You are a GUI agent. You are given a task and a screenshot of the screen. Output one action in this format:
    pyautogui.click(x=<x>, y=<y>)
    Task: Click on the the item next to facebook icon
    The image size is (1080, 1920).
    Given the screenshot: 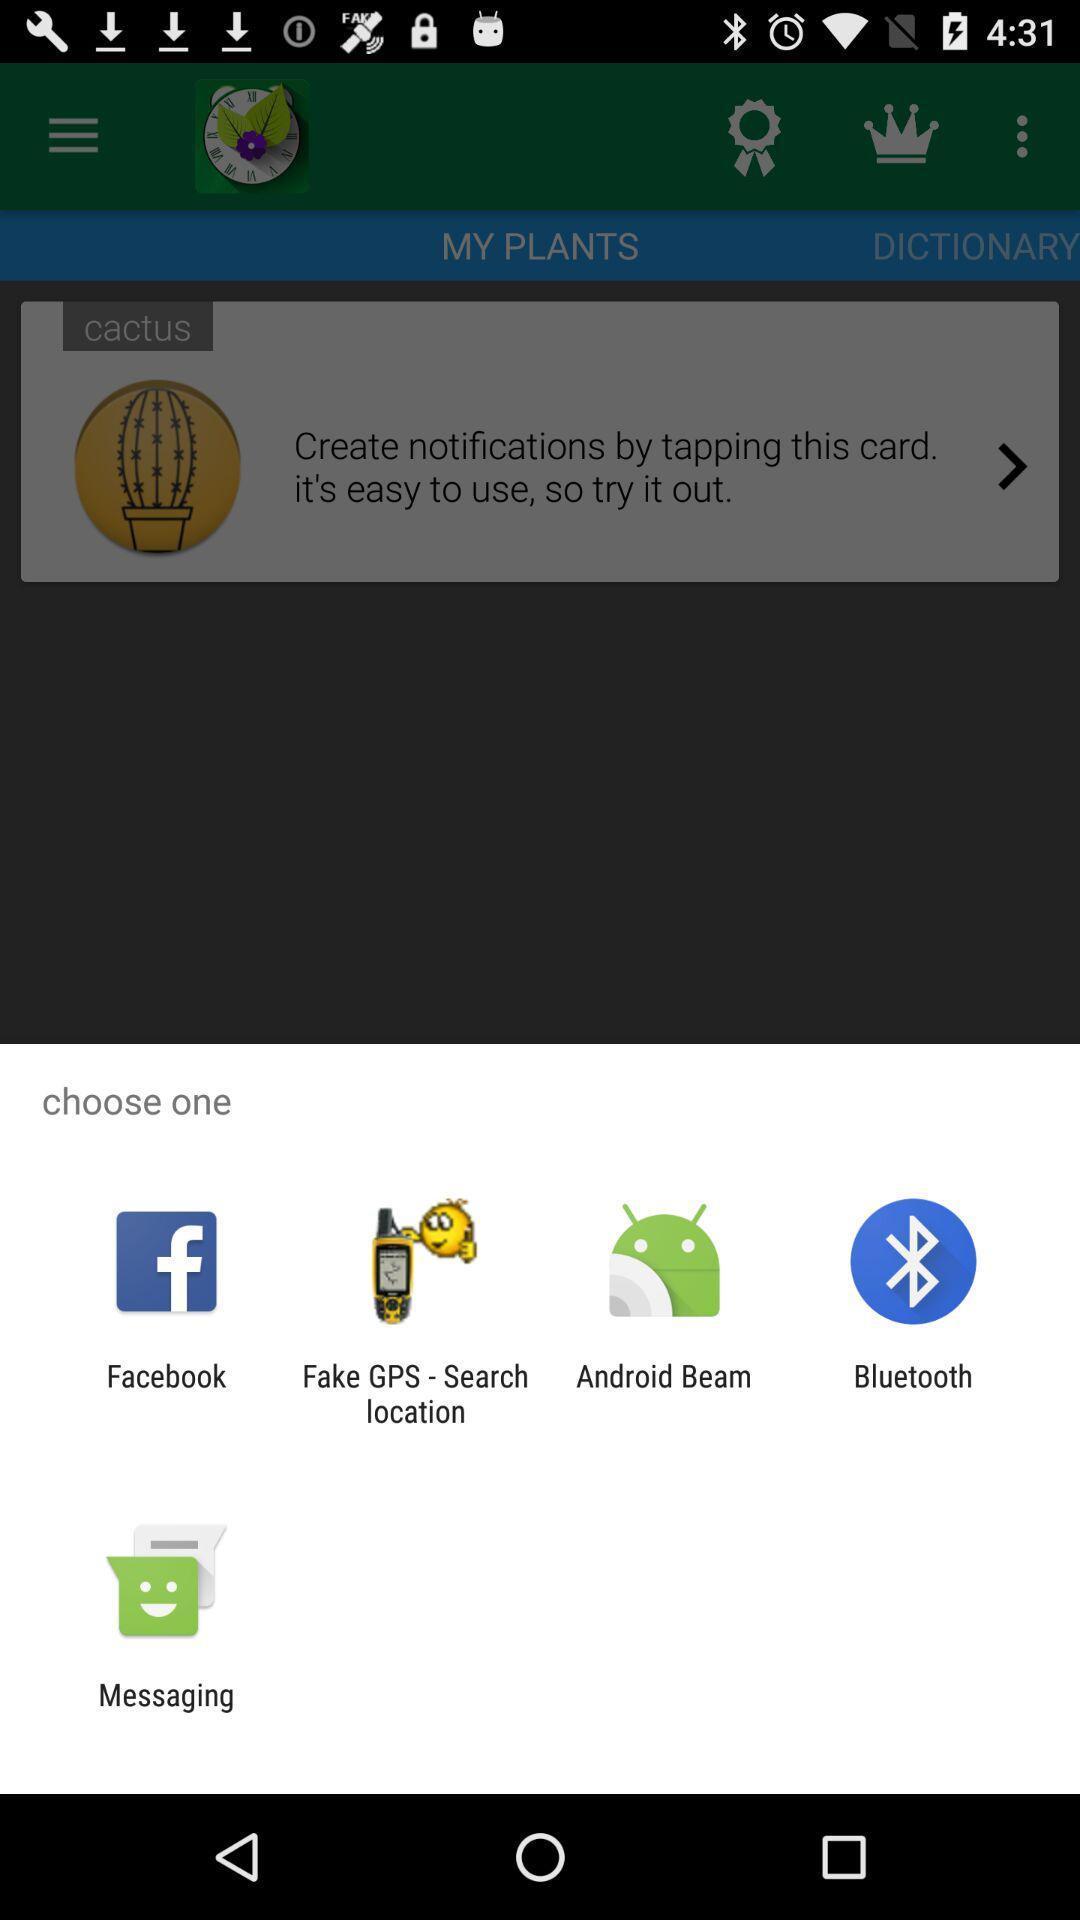 What is the action you would take?
    pyautogui.click(x=414, y=1392)
    